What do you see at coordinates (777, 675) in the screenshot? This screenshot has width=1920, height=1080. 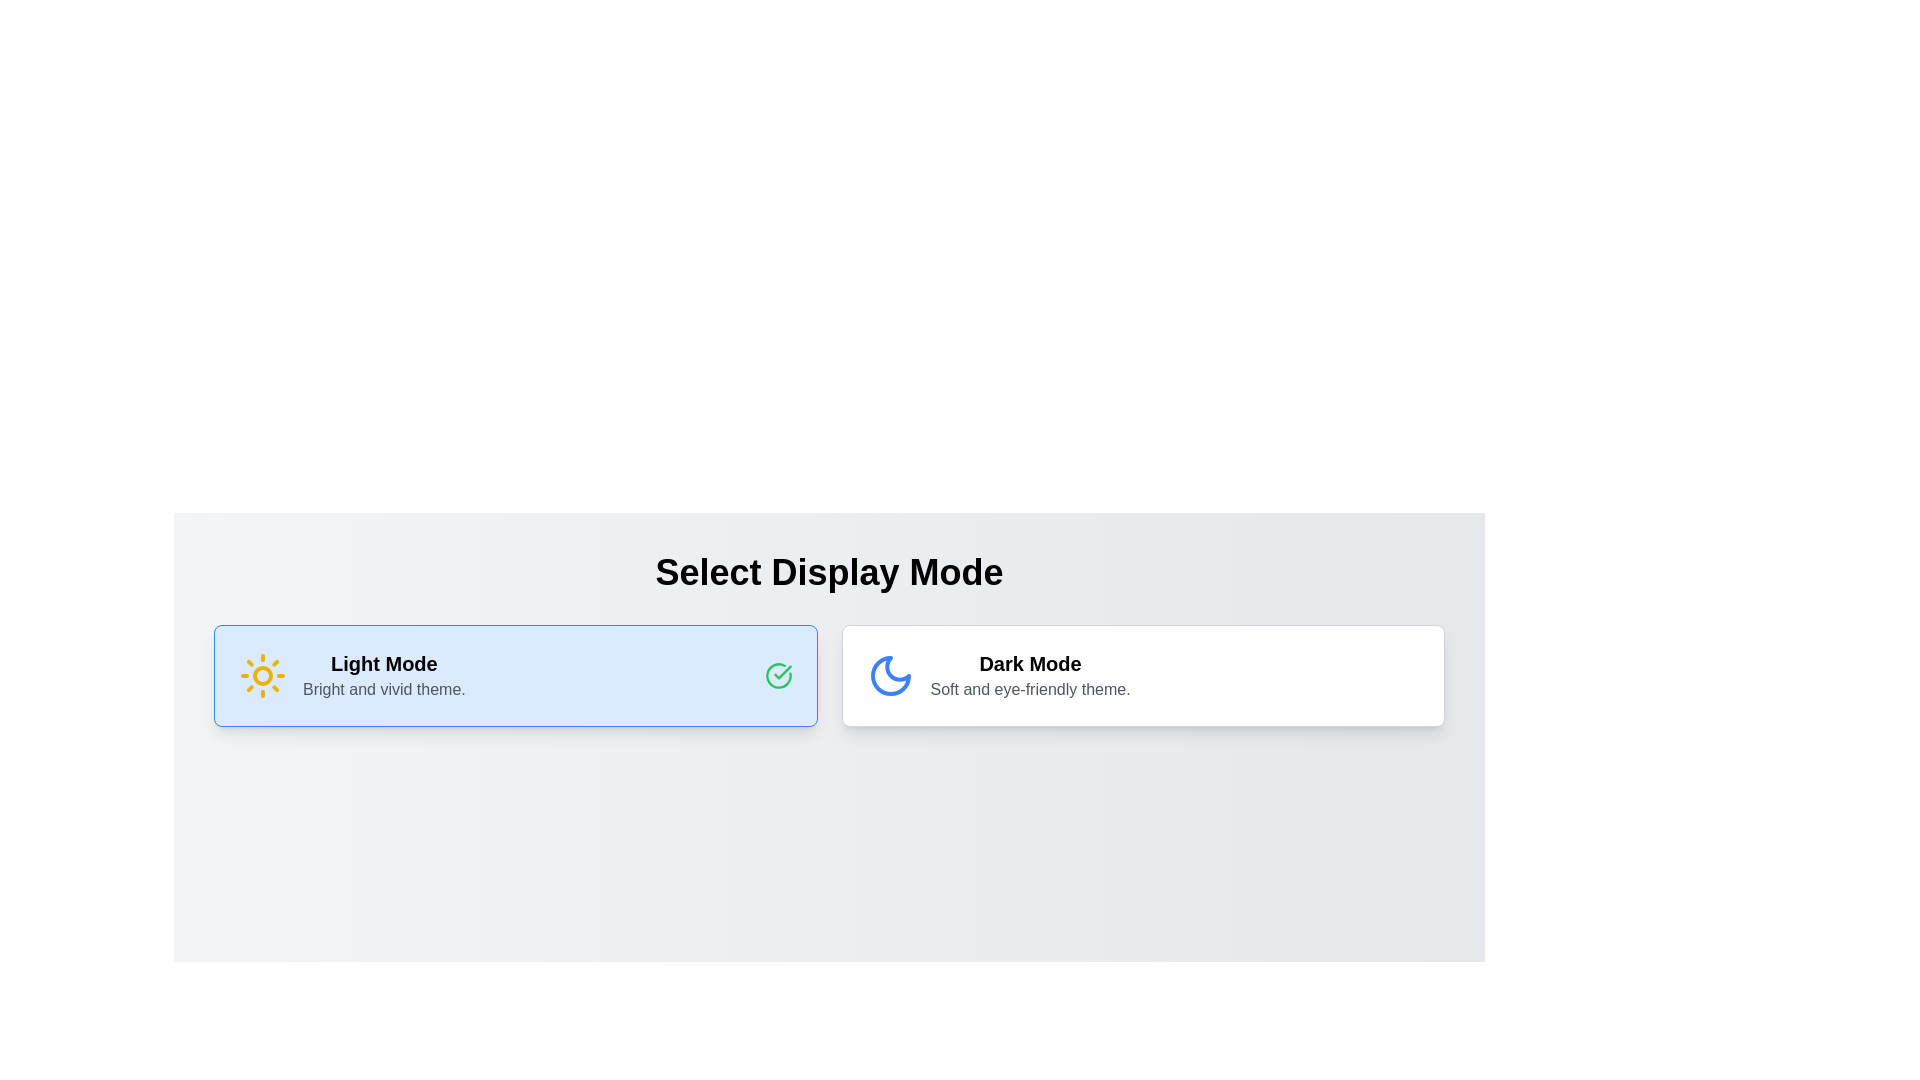 I see `the circular green segment of the SVG icon located in the top-right area of the 'Light Mode' card` at bounding box center [777, 675].